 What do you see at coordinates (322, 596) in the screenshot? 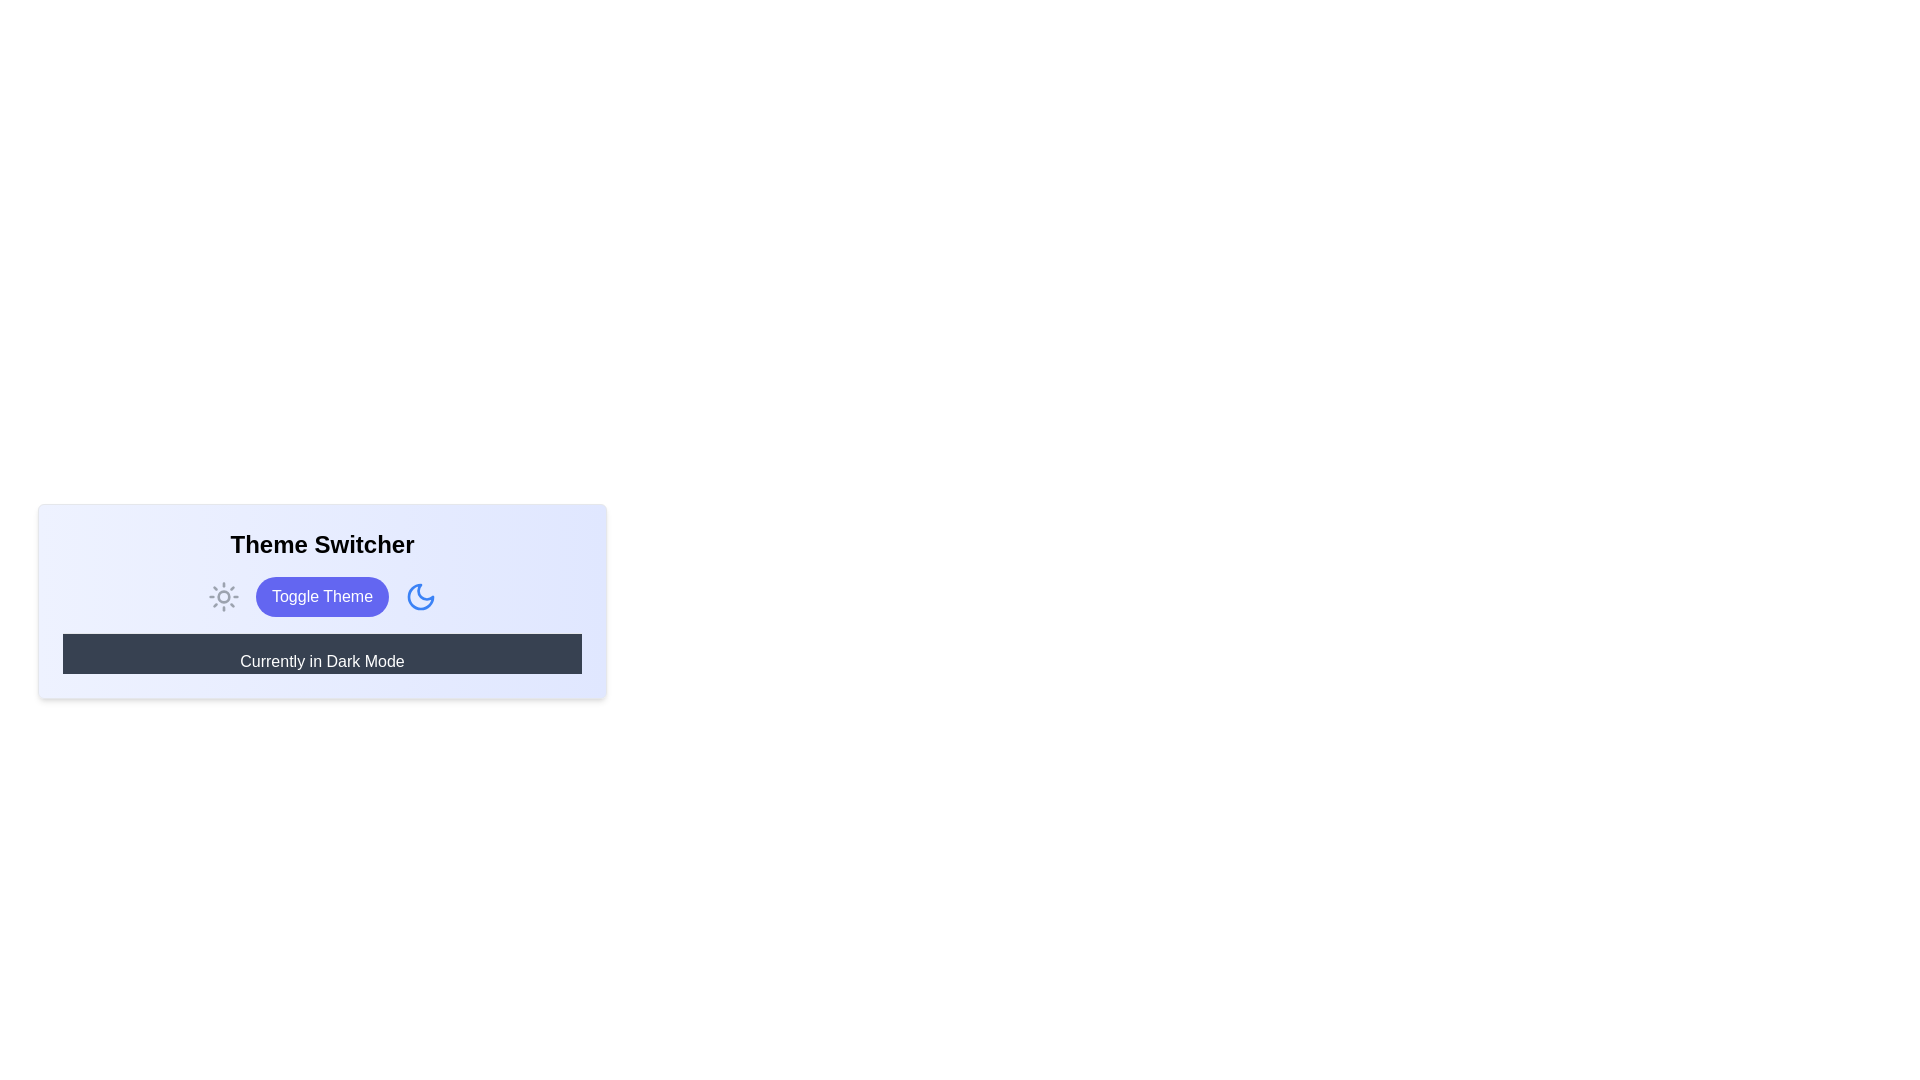
I see `the theme toggle button located near the center of the 'Theme Switcher' box, positioned between the sun icon on the left and the moon icon on the right` at bounding box center [322, 596].